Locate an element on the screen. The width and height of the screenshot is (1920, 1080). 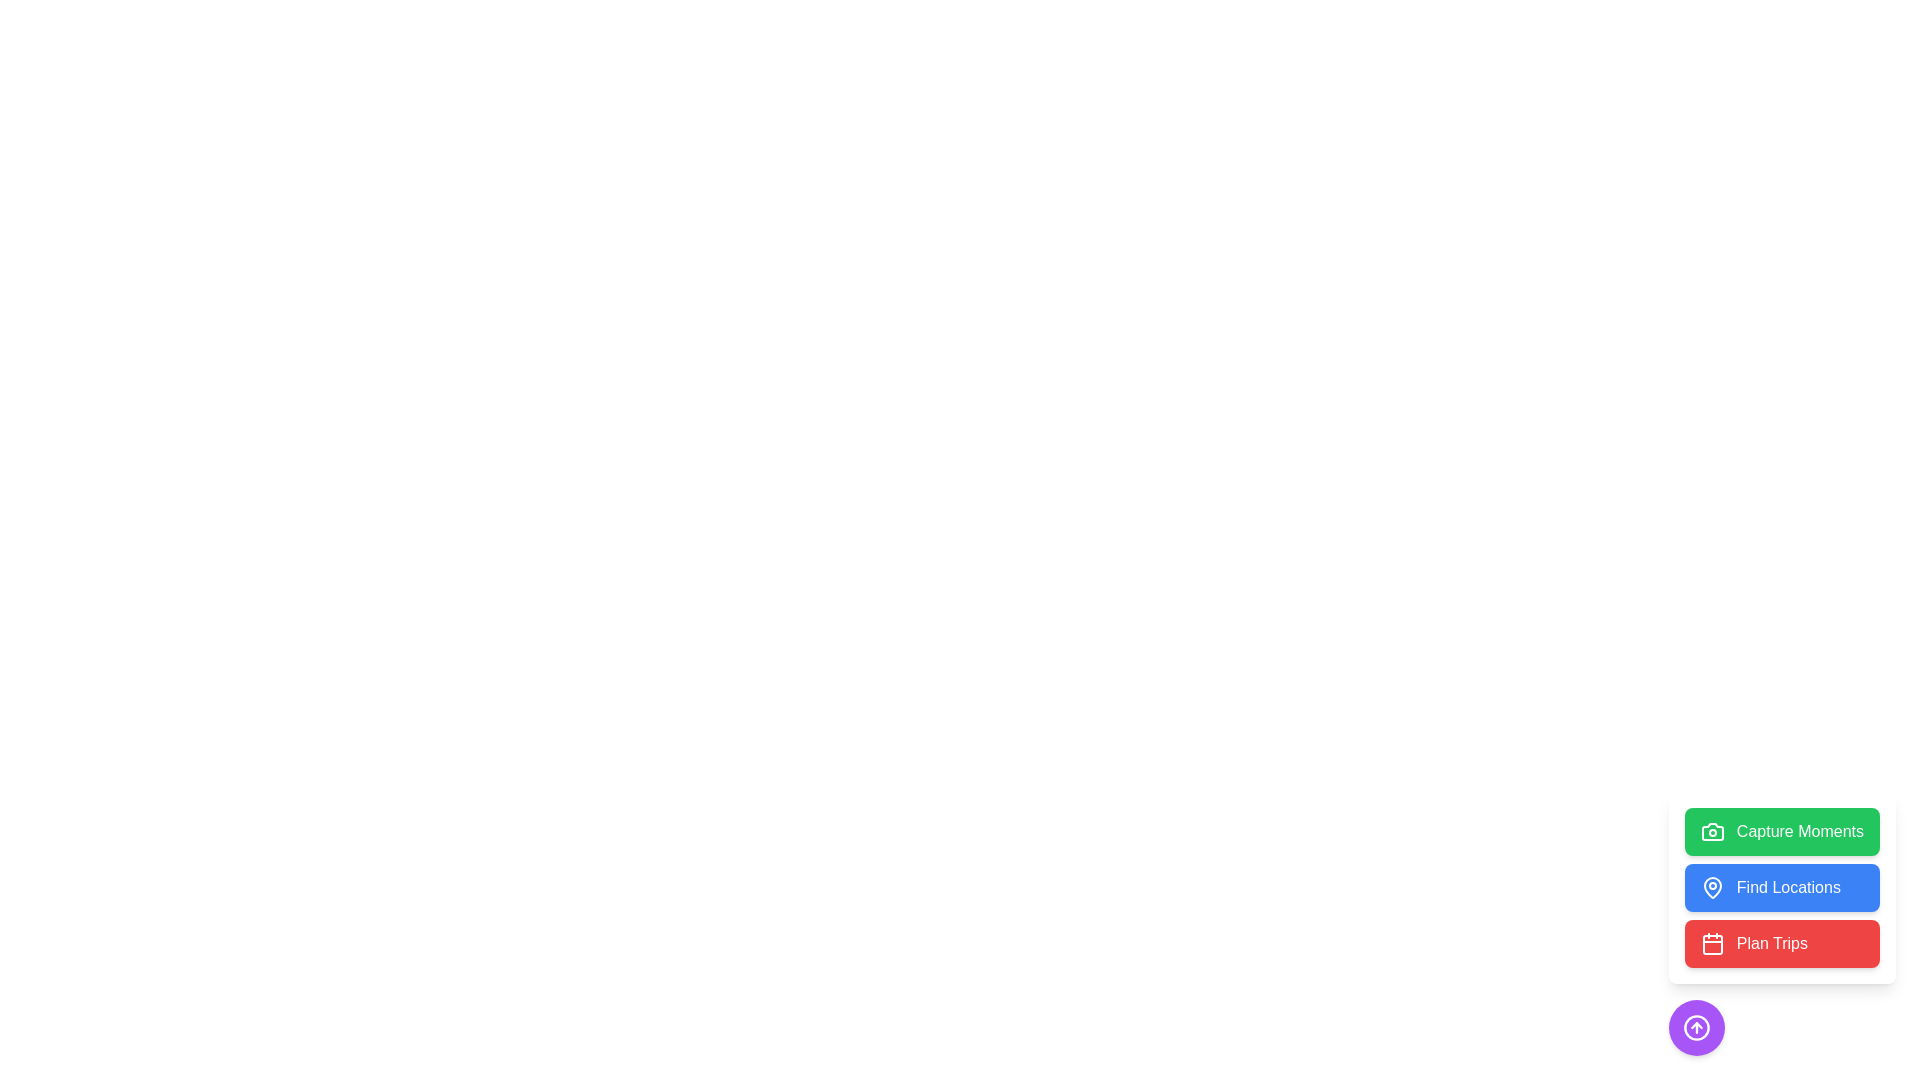
'Find Locations' button to initiate the location search is located at coordinates (1781, 886).